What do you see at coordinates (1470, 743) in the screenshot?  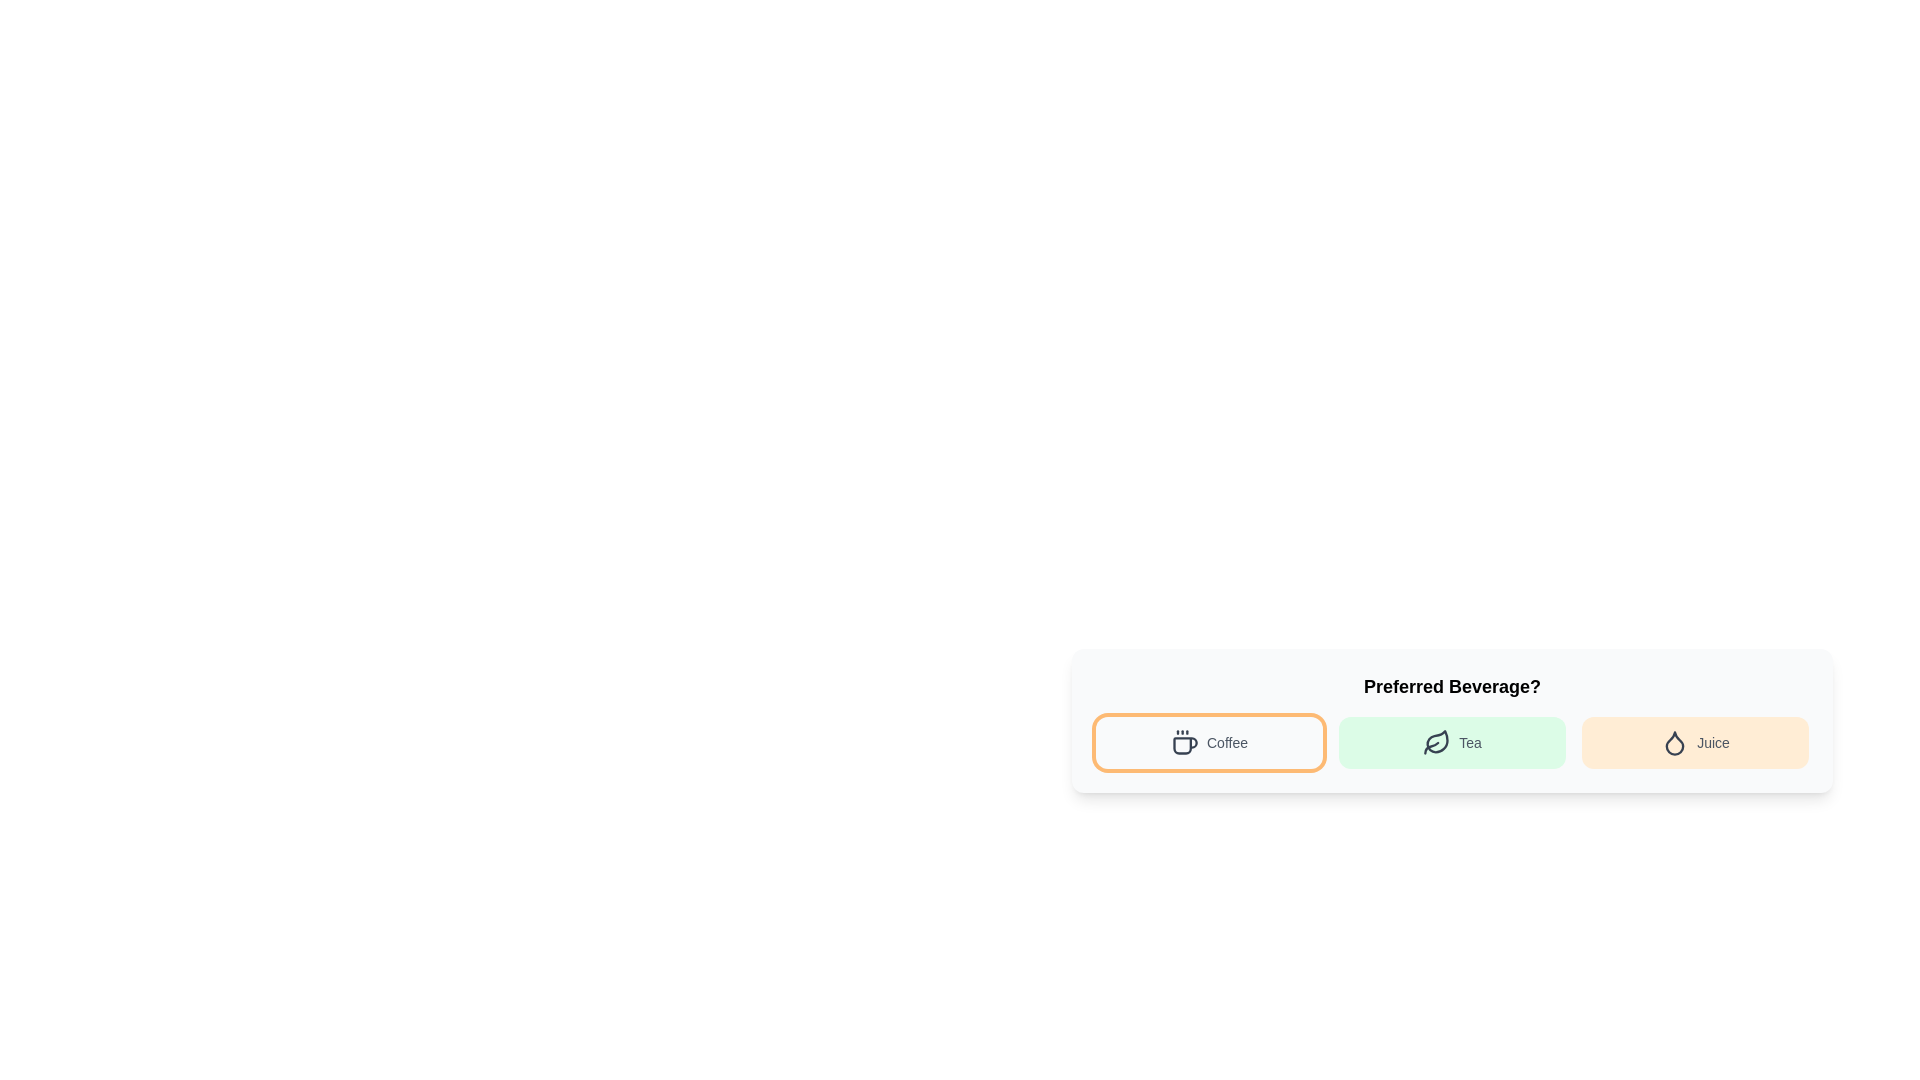 I see `the static text label containing the word 'Tea', which is styled in gray and located within a green button, positioned between a leaf icon and the 'Juice' option` at bounding box center [1470, 743].